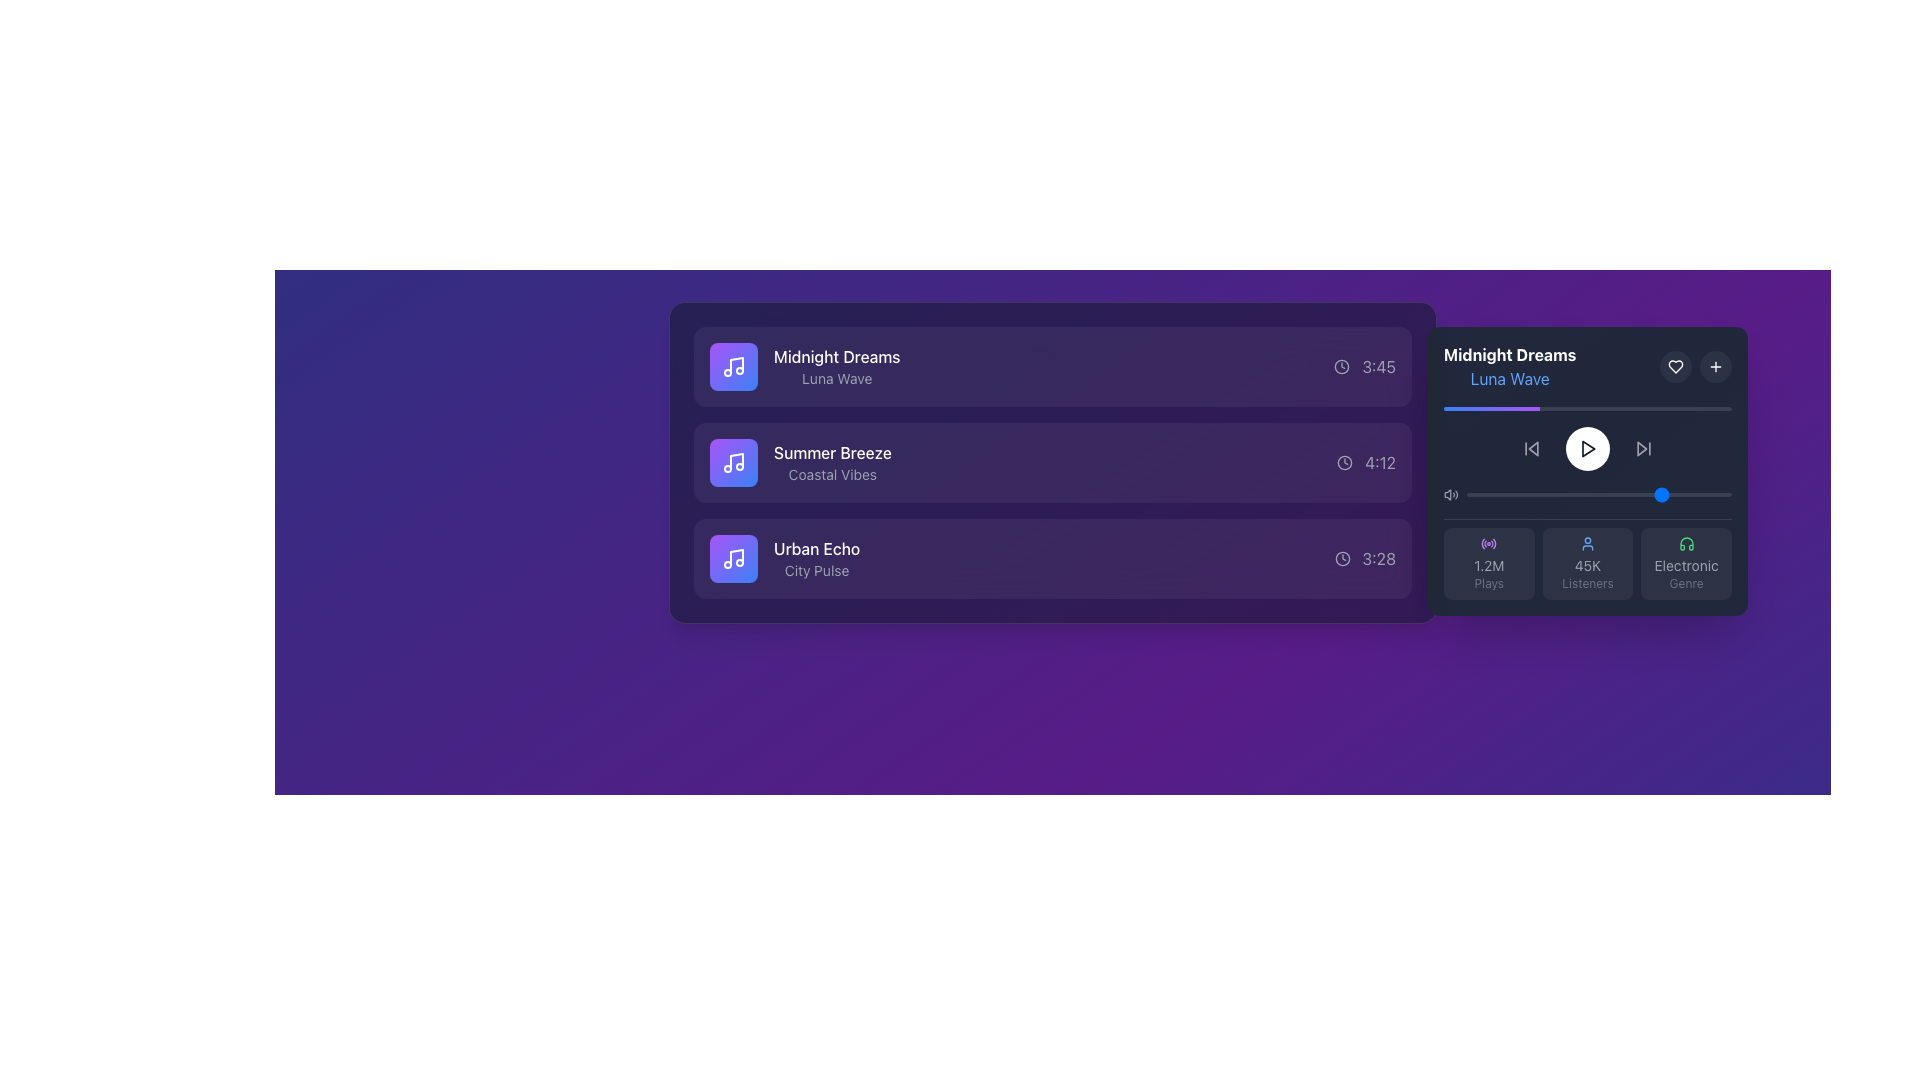 This screenshot has width=1920, height=1080. What do you see at coordinates (1587, 559) in the screenshot?
I see `the Informational block displaying '45K' and 'Listeners' with a user silhouette icon, located in the grid layout at the bottom of the right panel` at bounding box center [1587, 559].